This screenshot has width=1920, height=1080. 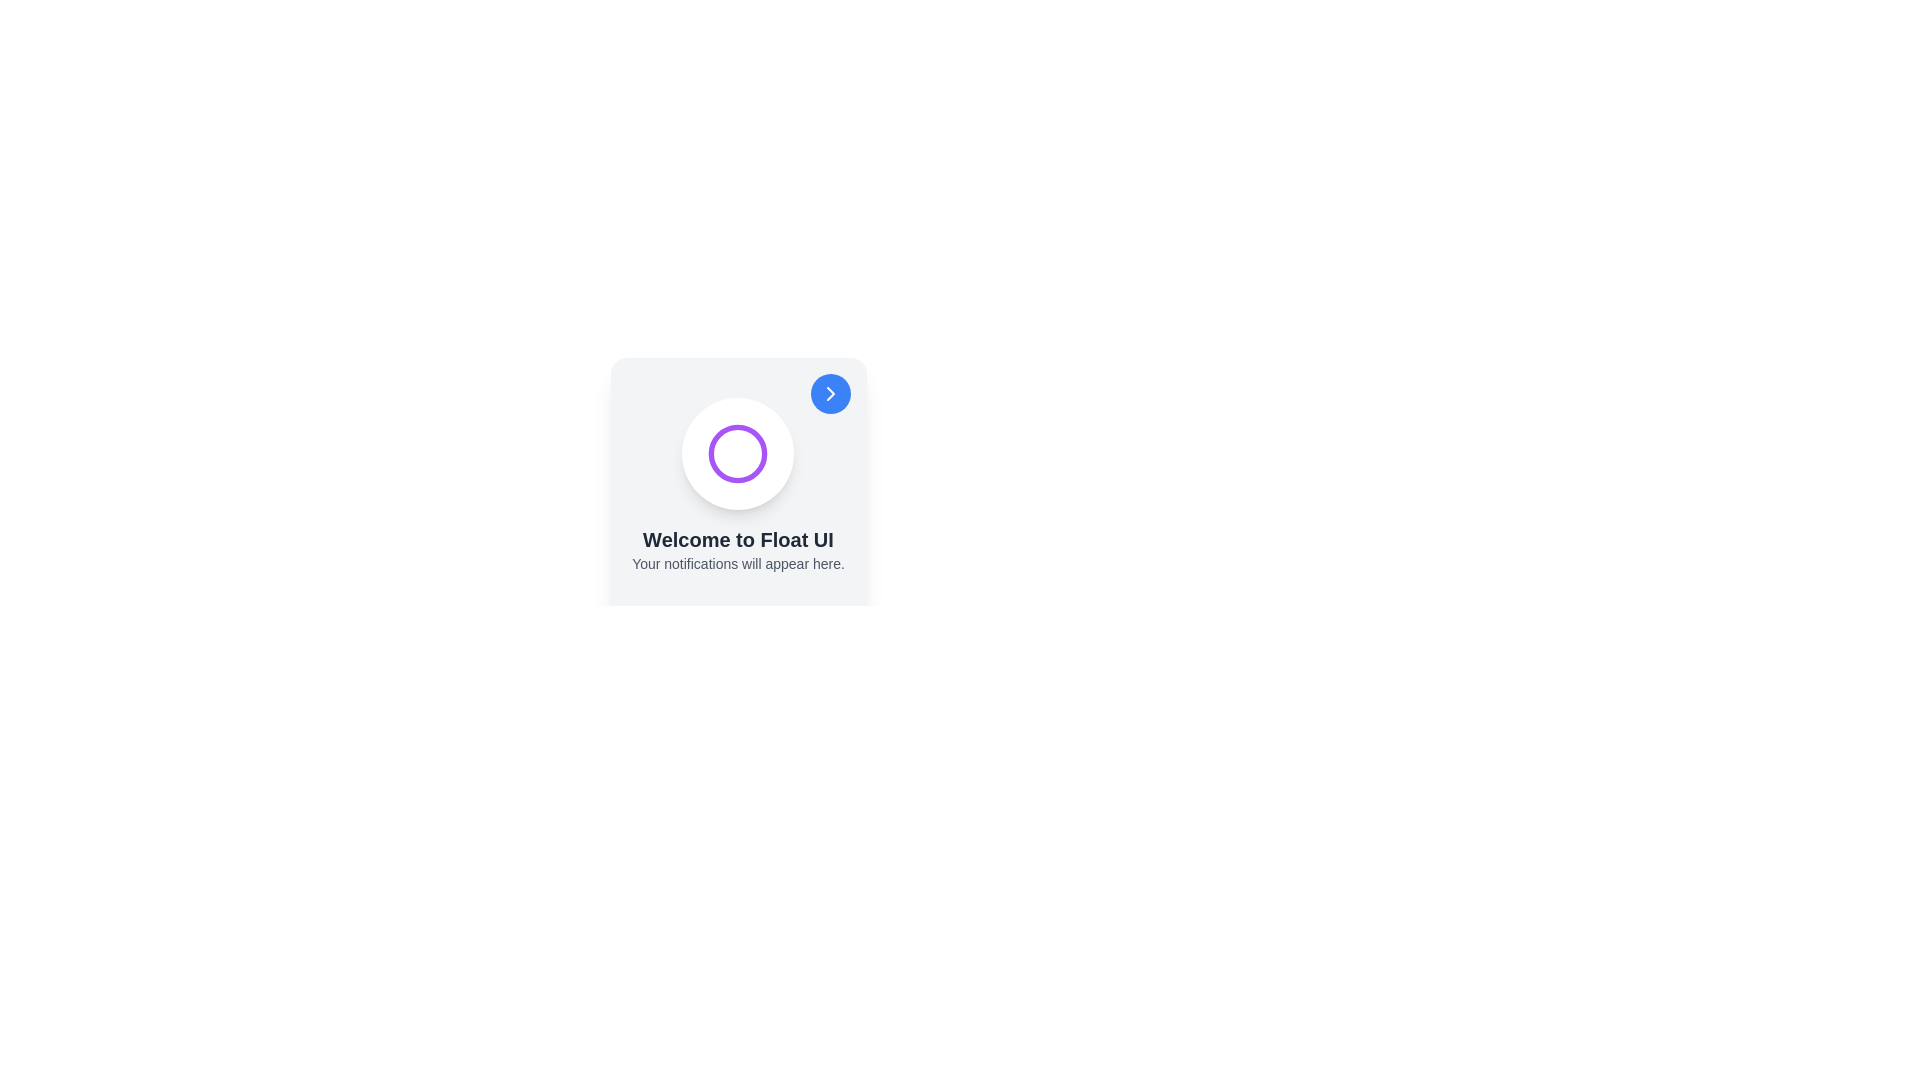 What do you see at coordinates (737, 540) in the screenshot?
I see `the prominent welcoming headline text located at the top text row of the card, which is centrally positioned above the notification message and below the circular design` at bounding box center [737, 540].